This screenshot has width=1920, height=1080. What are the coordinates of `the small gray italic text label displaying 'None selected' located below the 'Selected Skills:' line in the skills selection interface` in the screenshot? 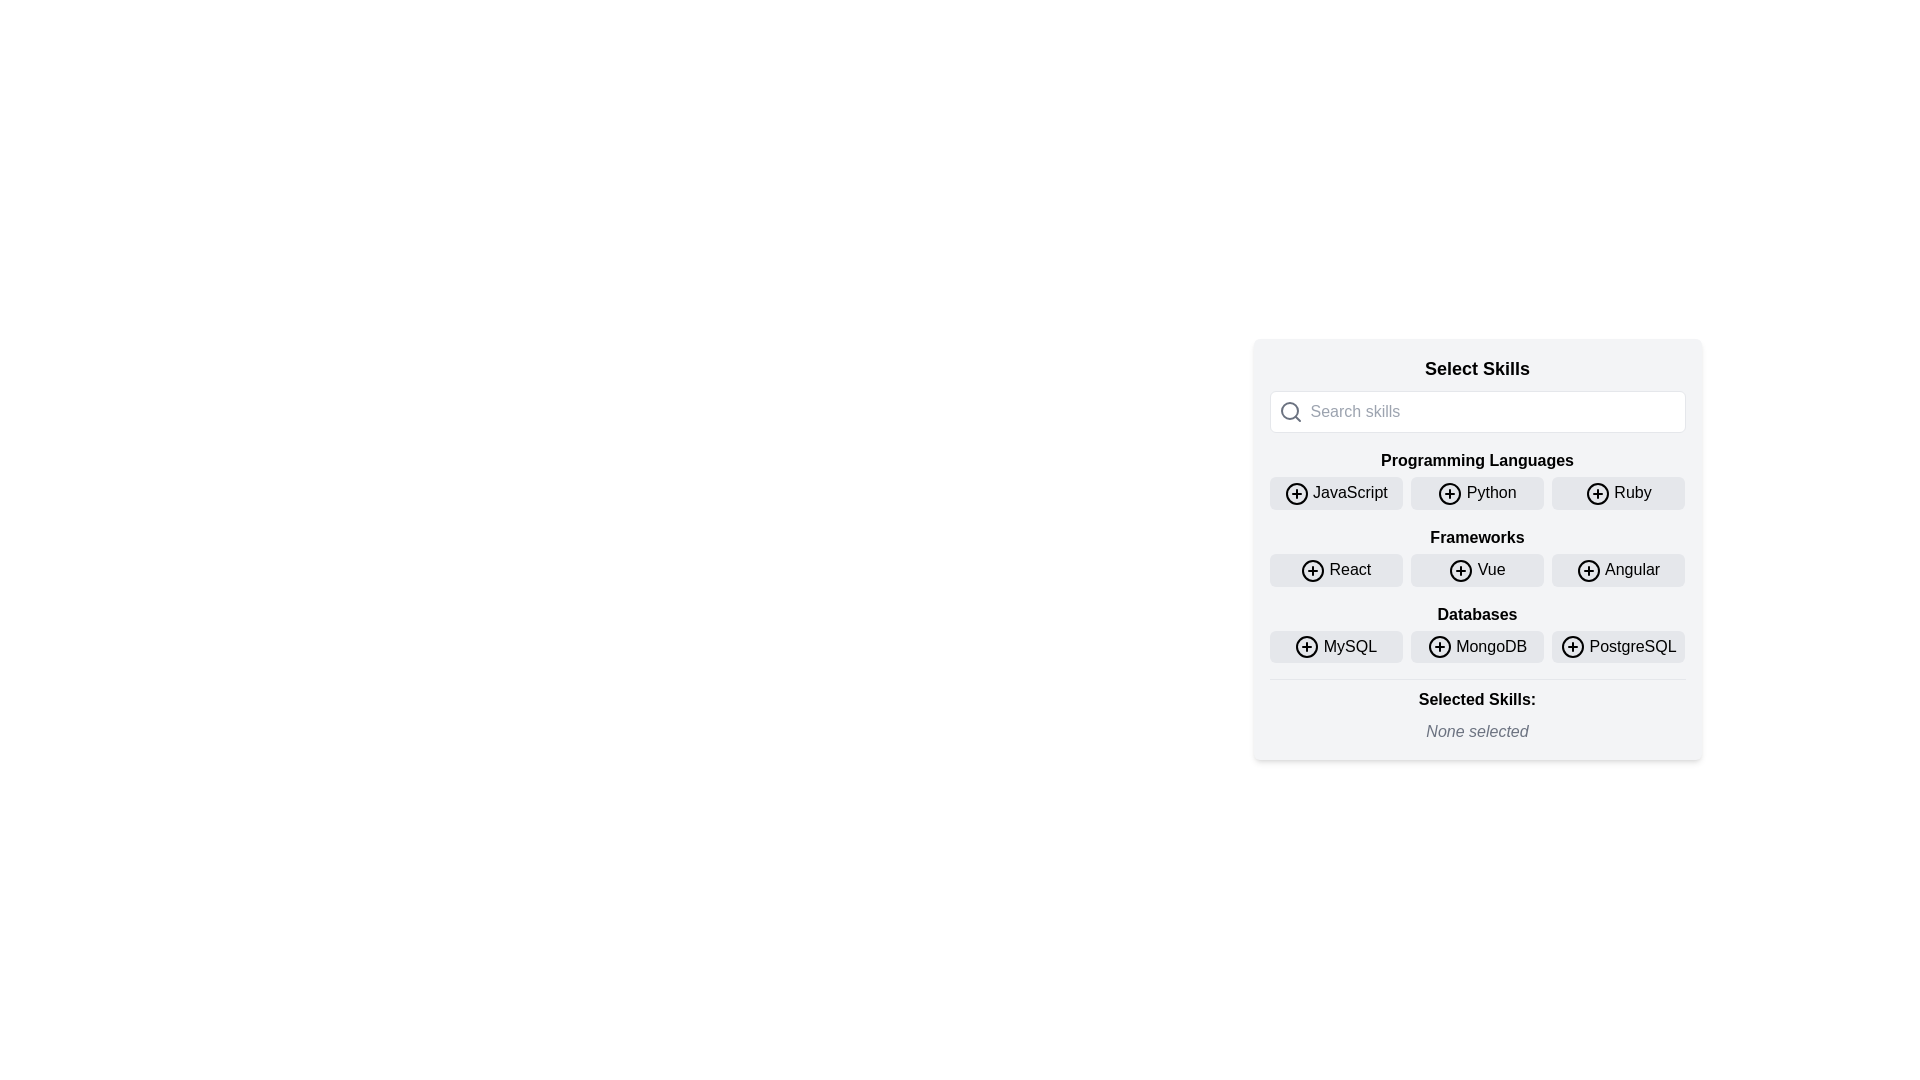 It's located at (1477, 732).